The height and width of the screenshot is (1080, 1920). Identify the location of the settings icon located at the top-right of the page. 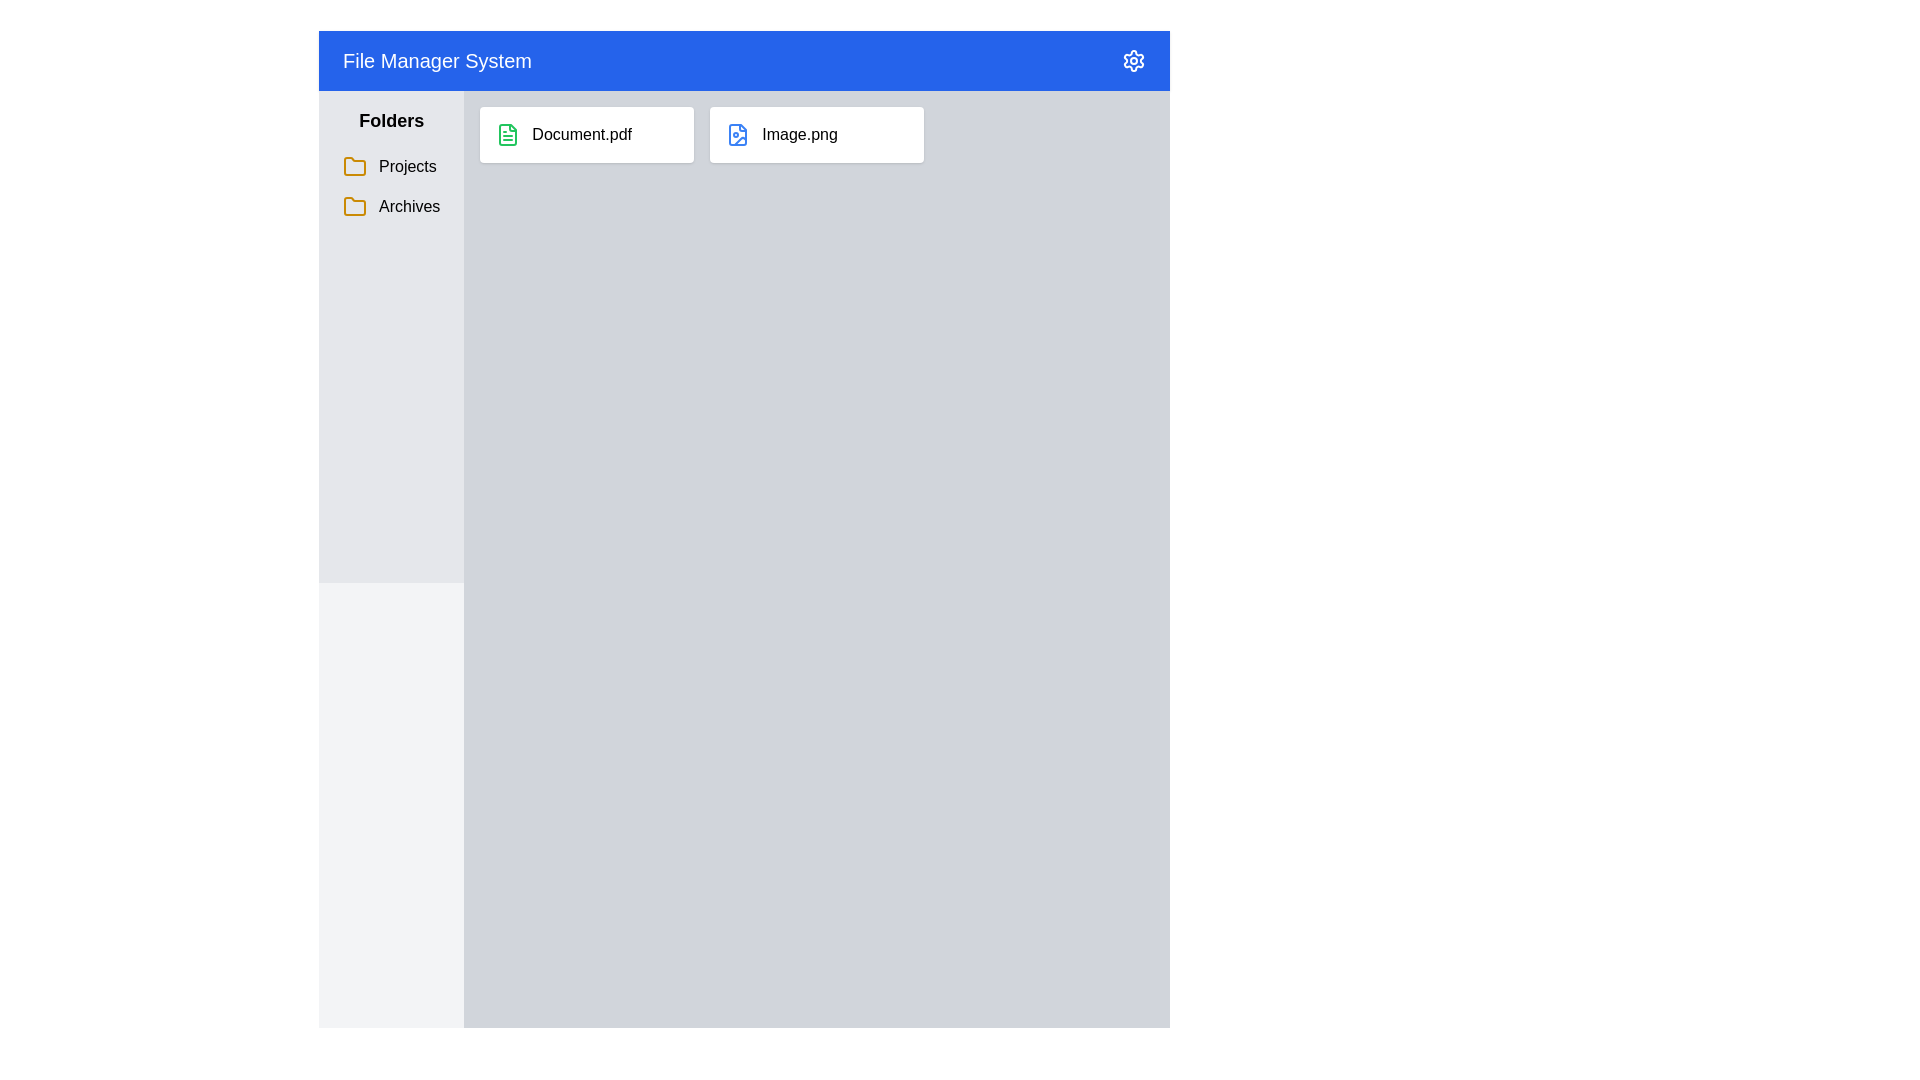
(1133, 60).